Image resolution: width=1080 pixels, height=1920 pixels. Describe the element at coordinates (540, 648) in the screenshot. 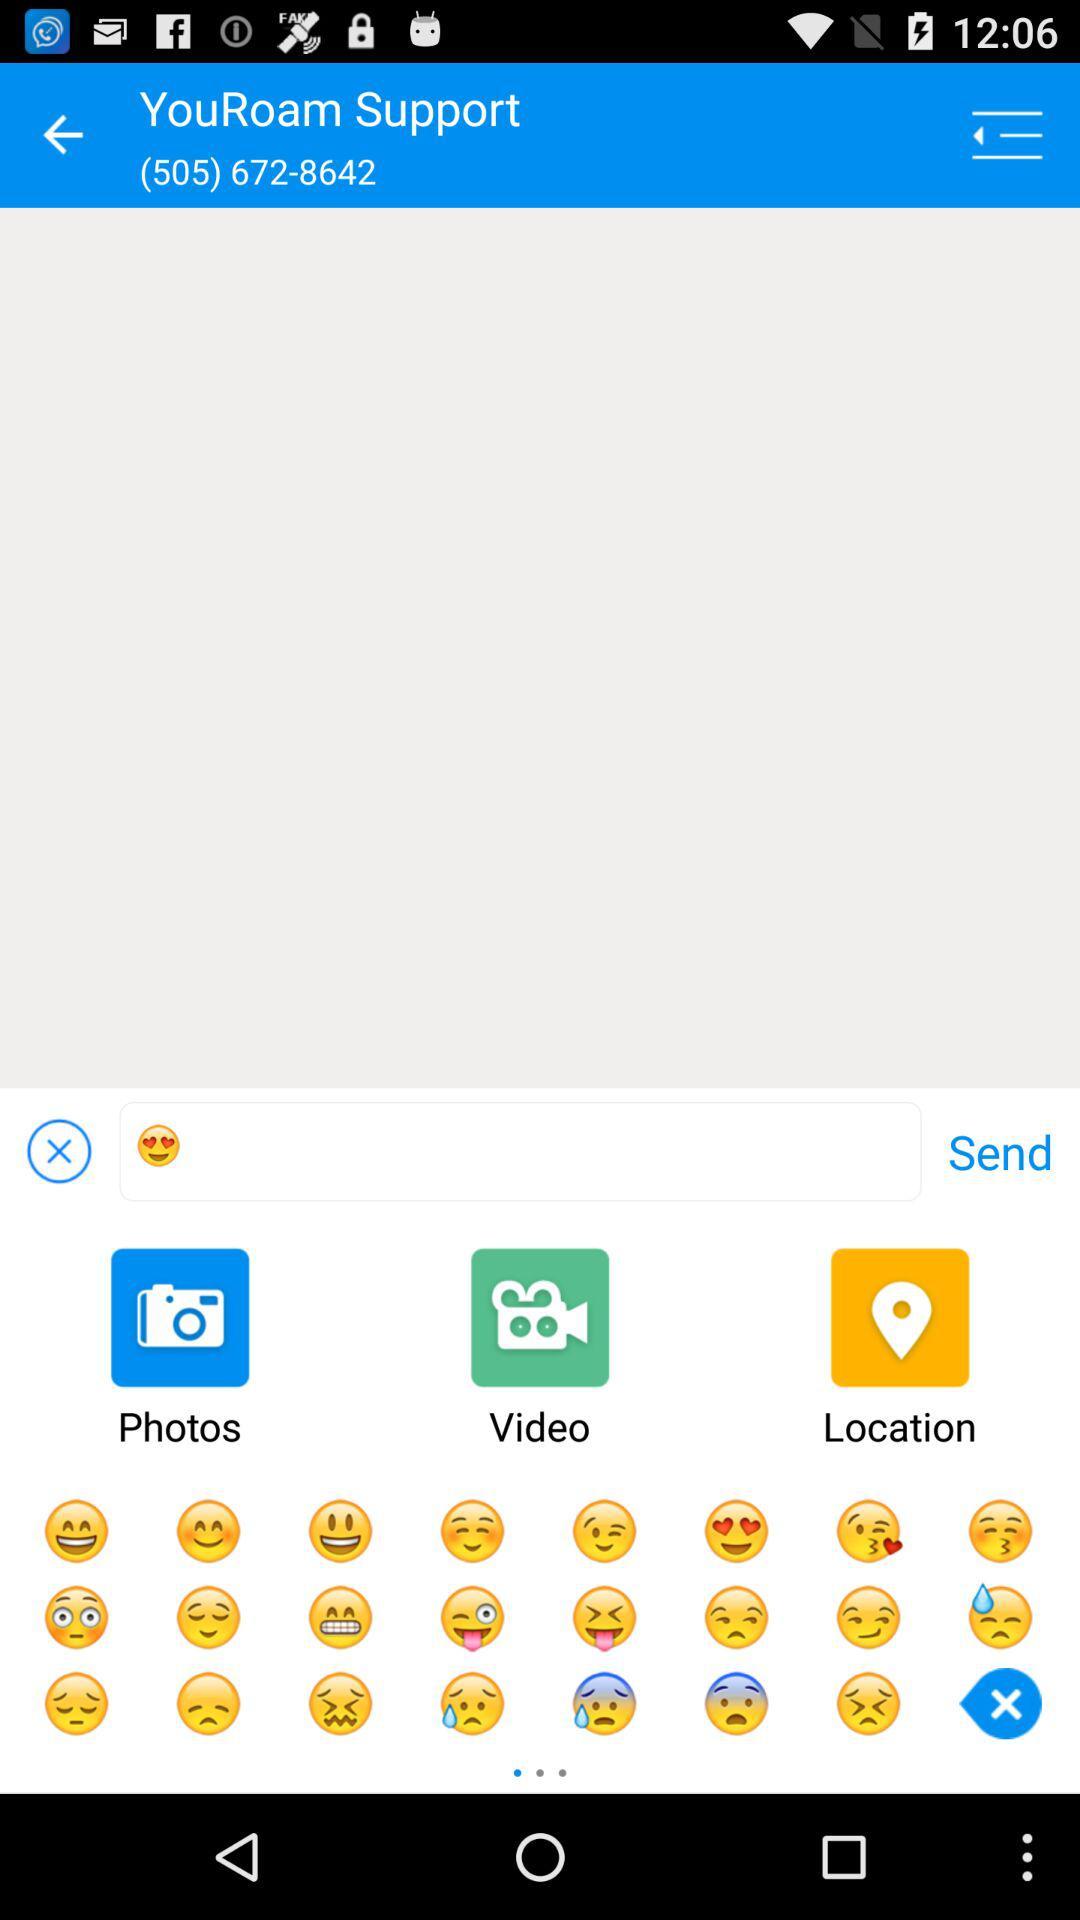

I see `blank` at that location.